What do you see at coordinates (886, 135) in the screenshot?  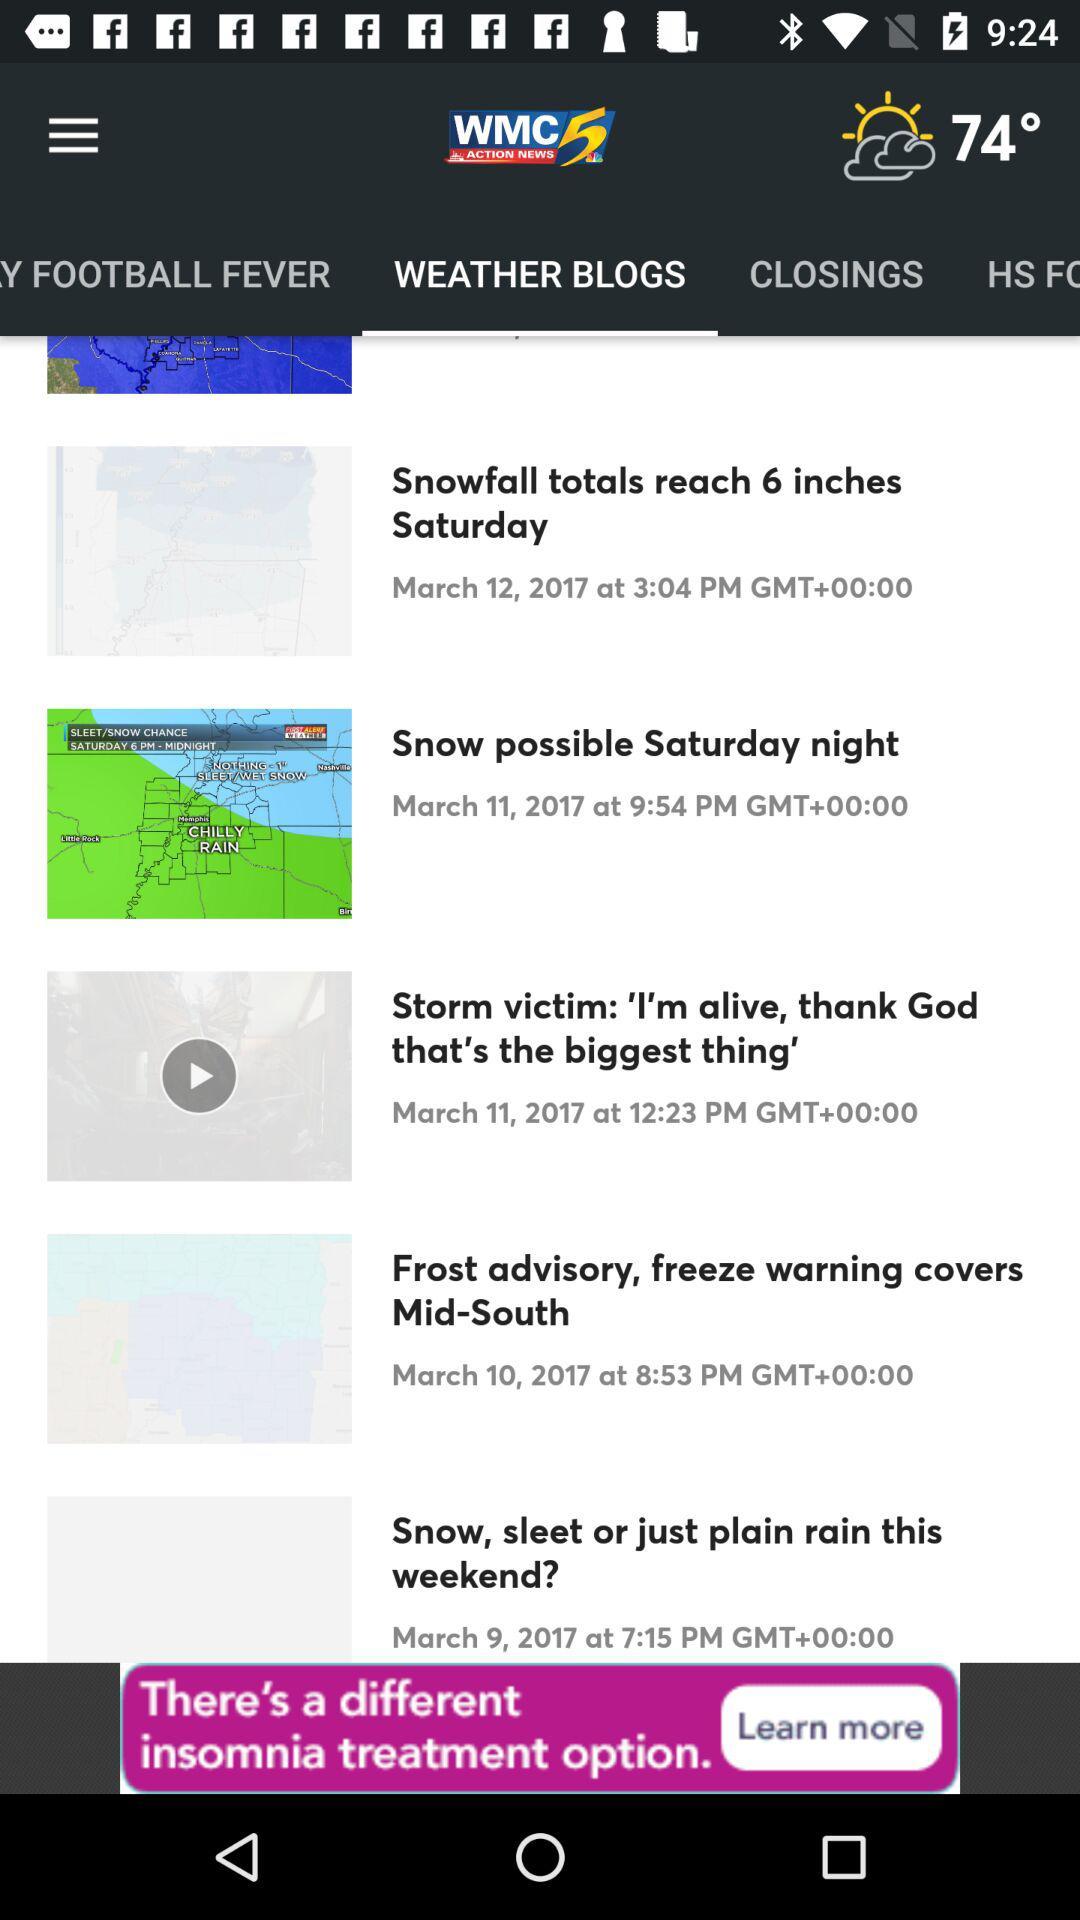 I see `open weather information` at bounding box center [886, 135].